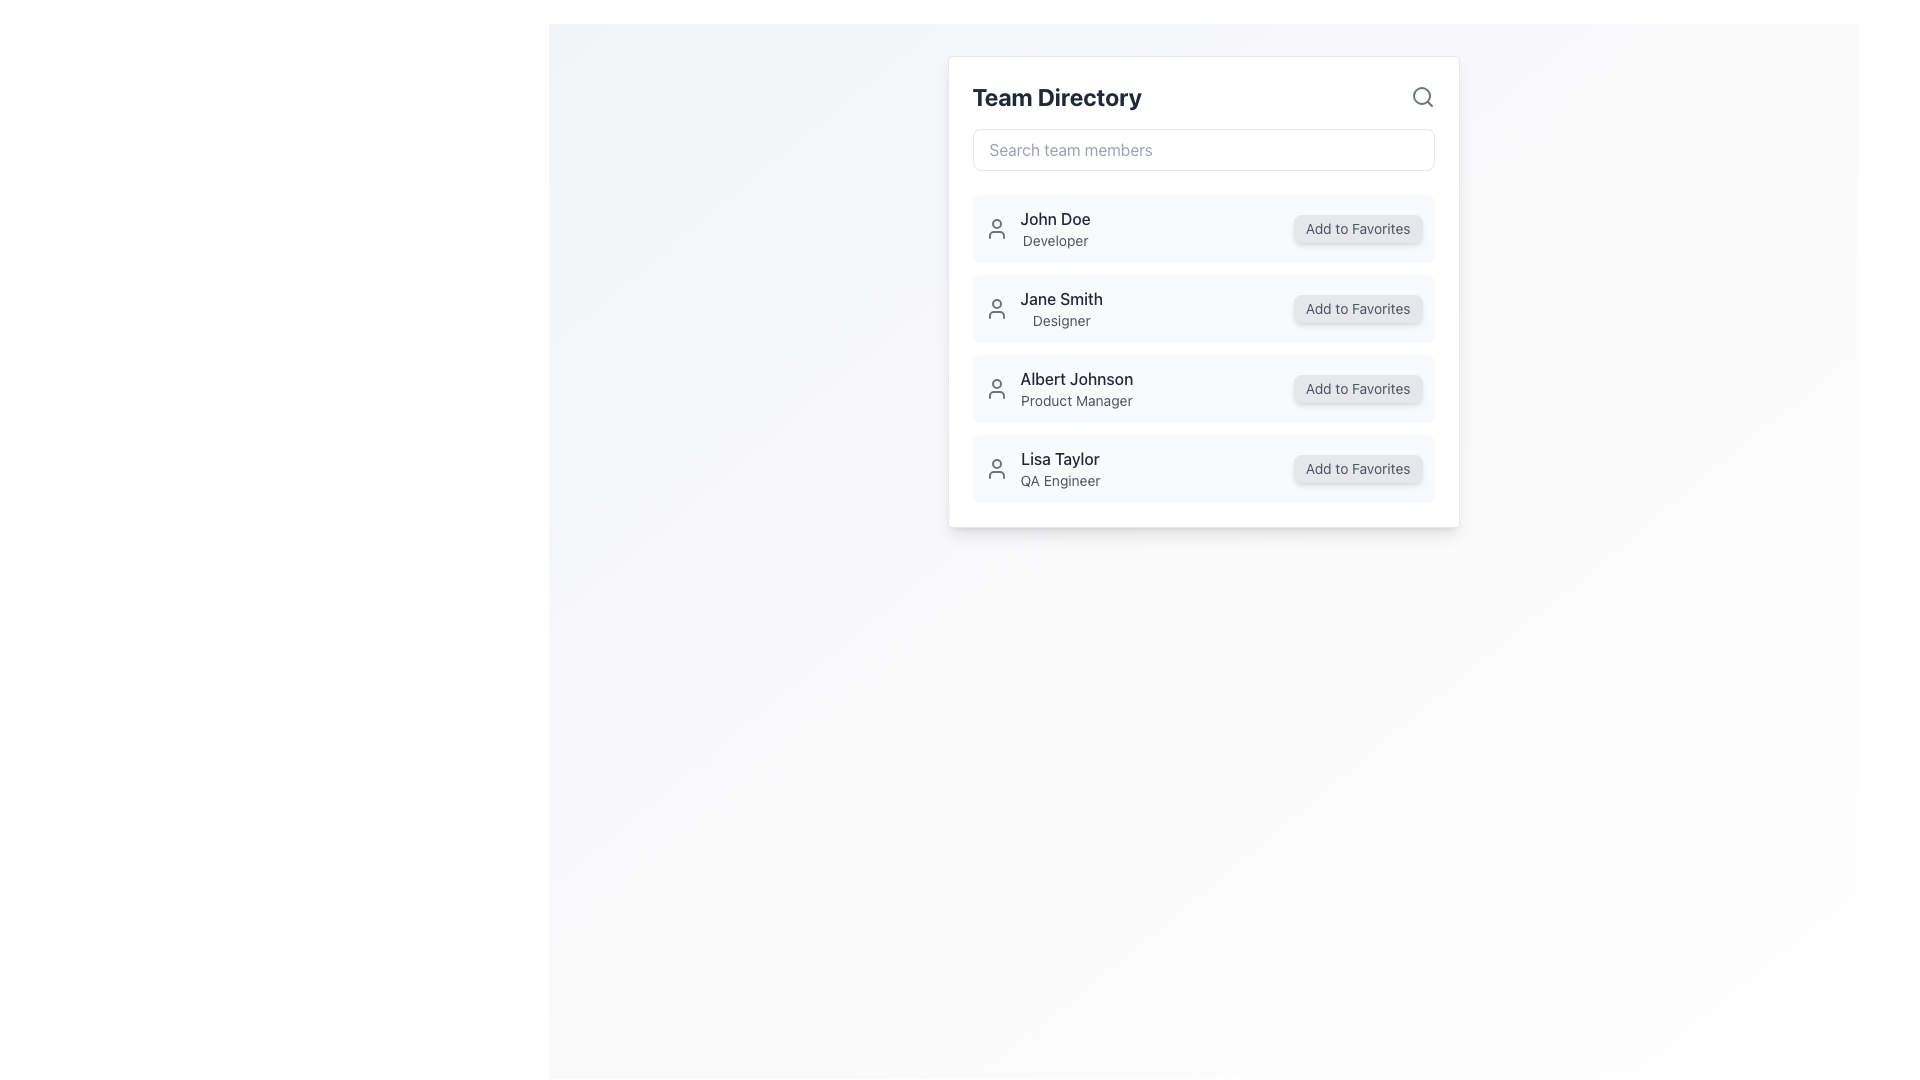 The height and width of the screenshot is (1080, 1920). What do you see at coordinates (996, 227) in the screenshot?
I see `on the avatar icon representing the user 'John Doe' in the directory list` at bounding box center [996, 227].